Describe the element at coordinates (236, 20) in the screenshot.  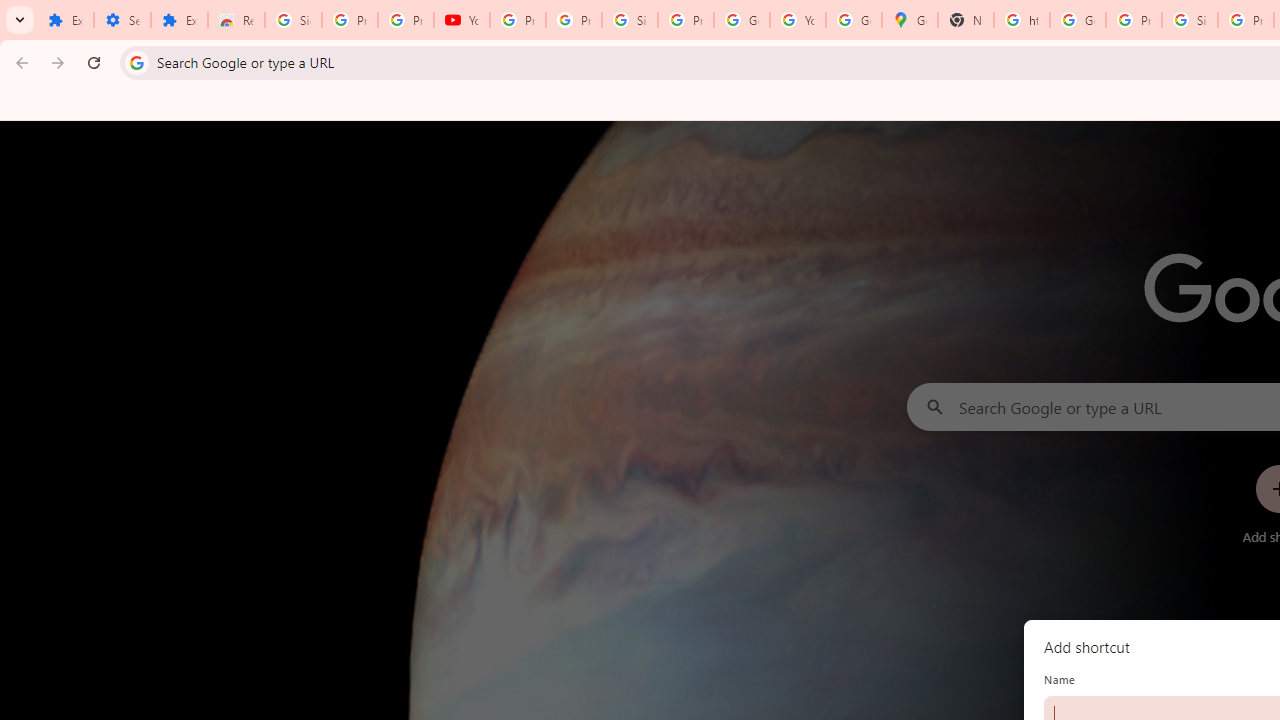
I see `'Reviews: Helix Fruit Jump Arcade Game'` at that location.